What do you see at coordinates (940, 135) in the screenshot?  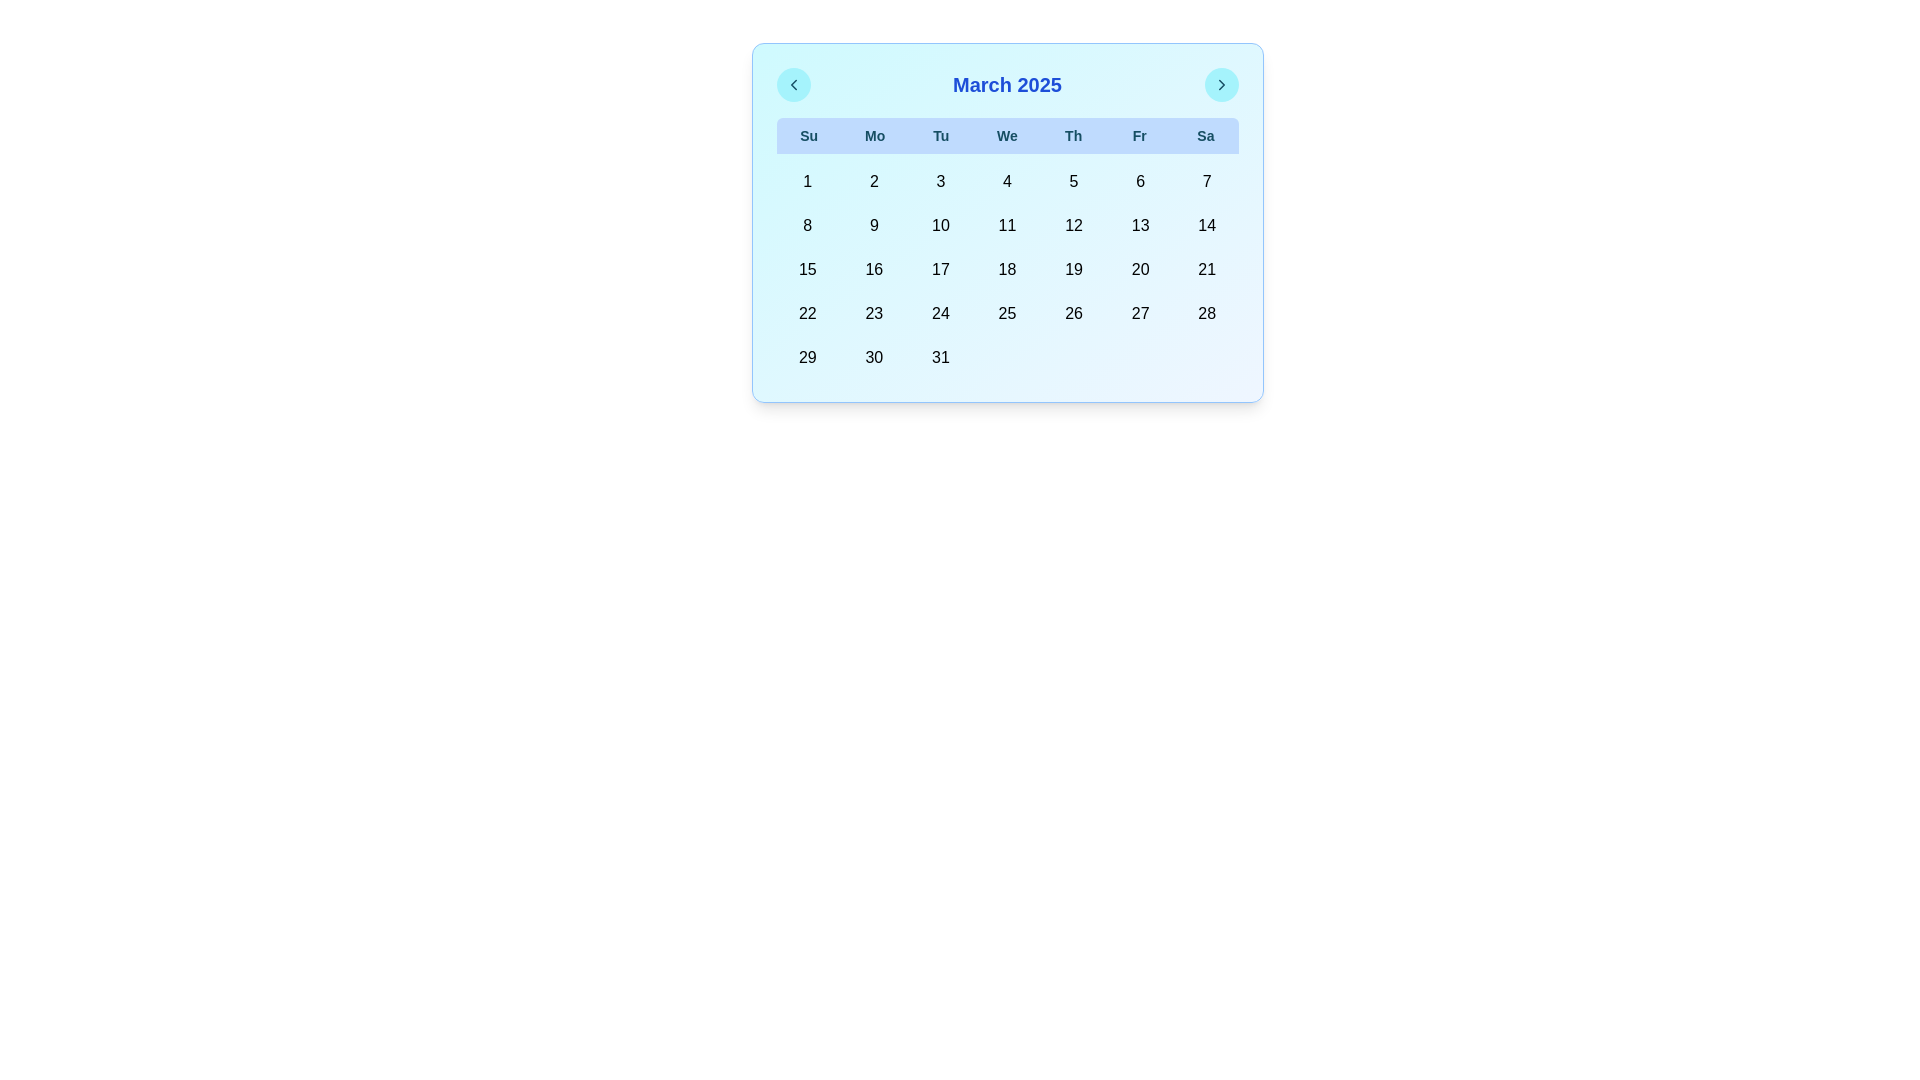 I see `the Text label representing Tuesday in the calendar view, which is located between 'Mo' and 'We' in the weekly header row` at bounding box center [940, 135].